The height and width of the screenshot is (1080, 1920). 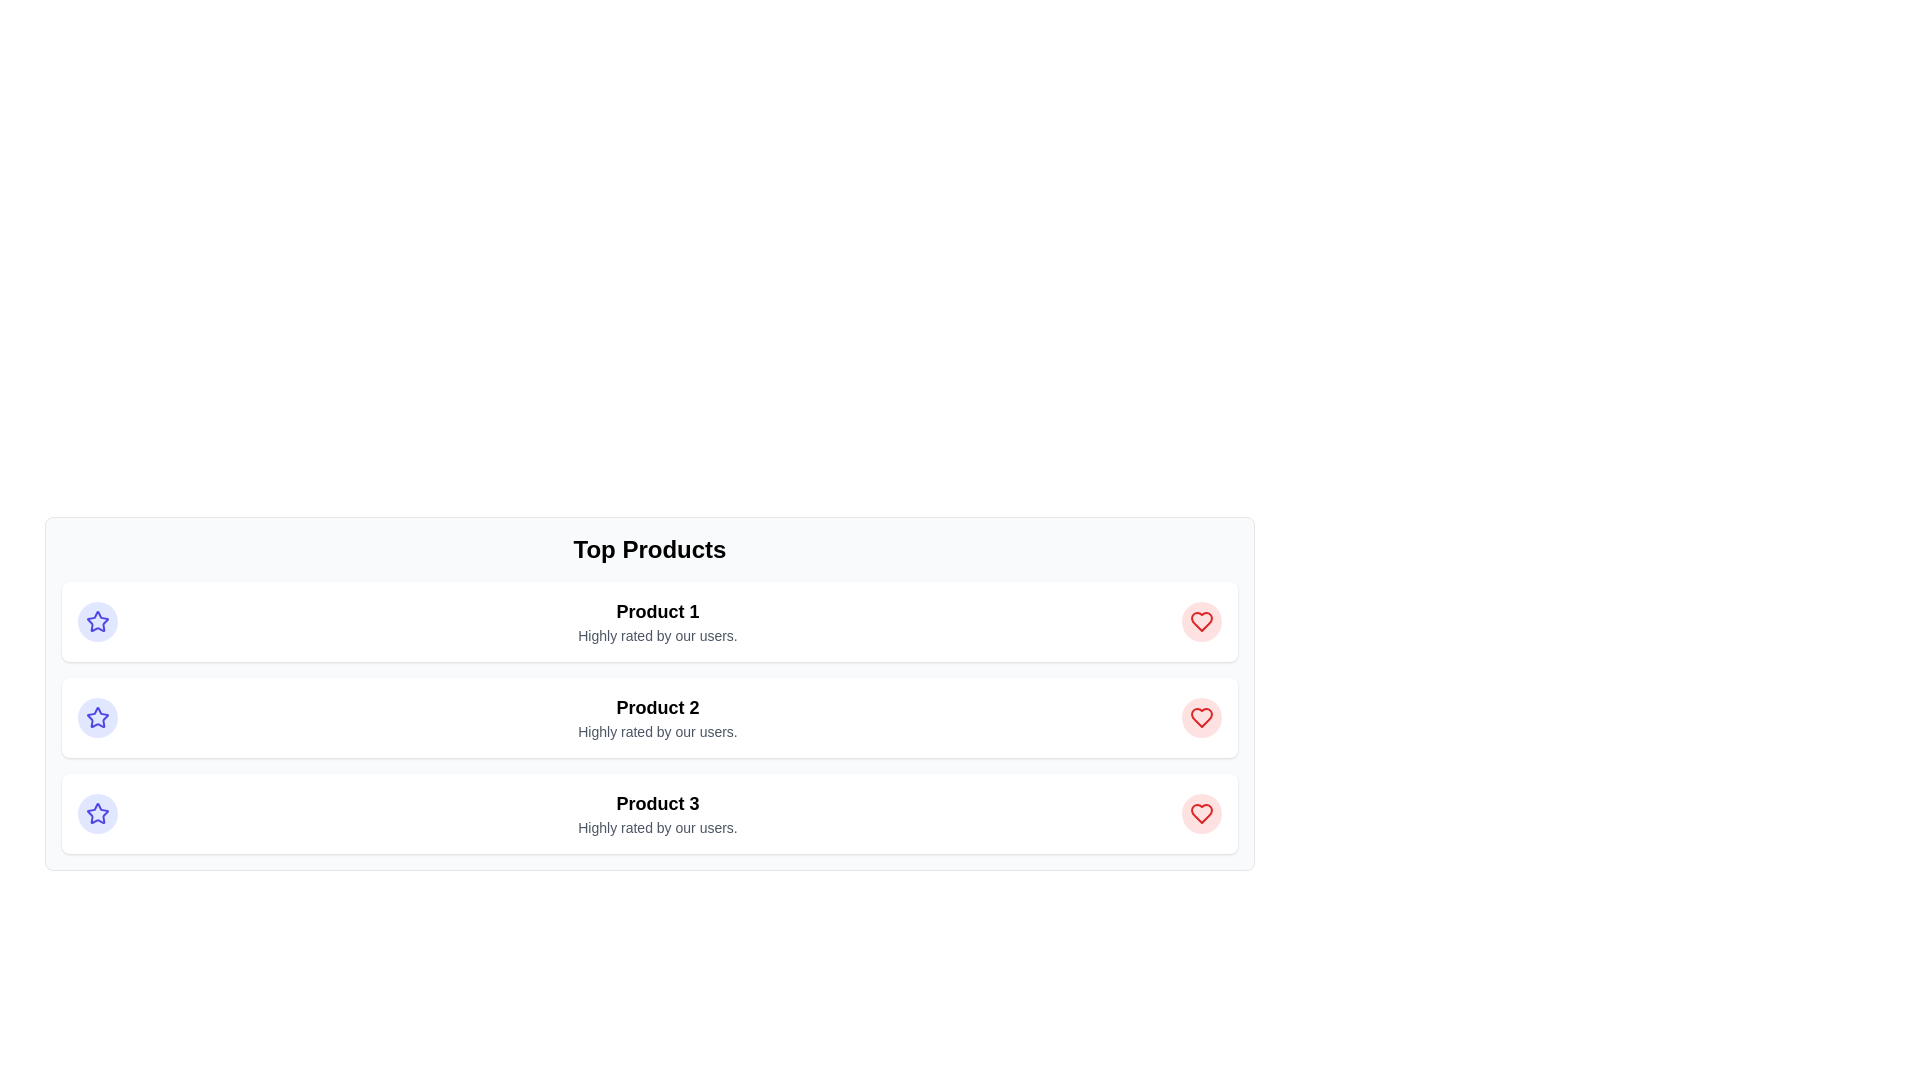 I want to click on the informational text element that contains the message 'Highly rated by our users.', located directly below 'Product 1', so click(x=657, y=636).